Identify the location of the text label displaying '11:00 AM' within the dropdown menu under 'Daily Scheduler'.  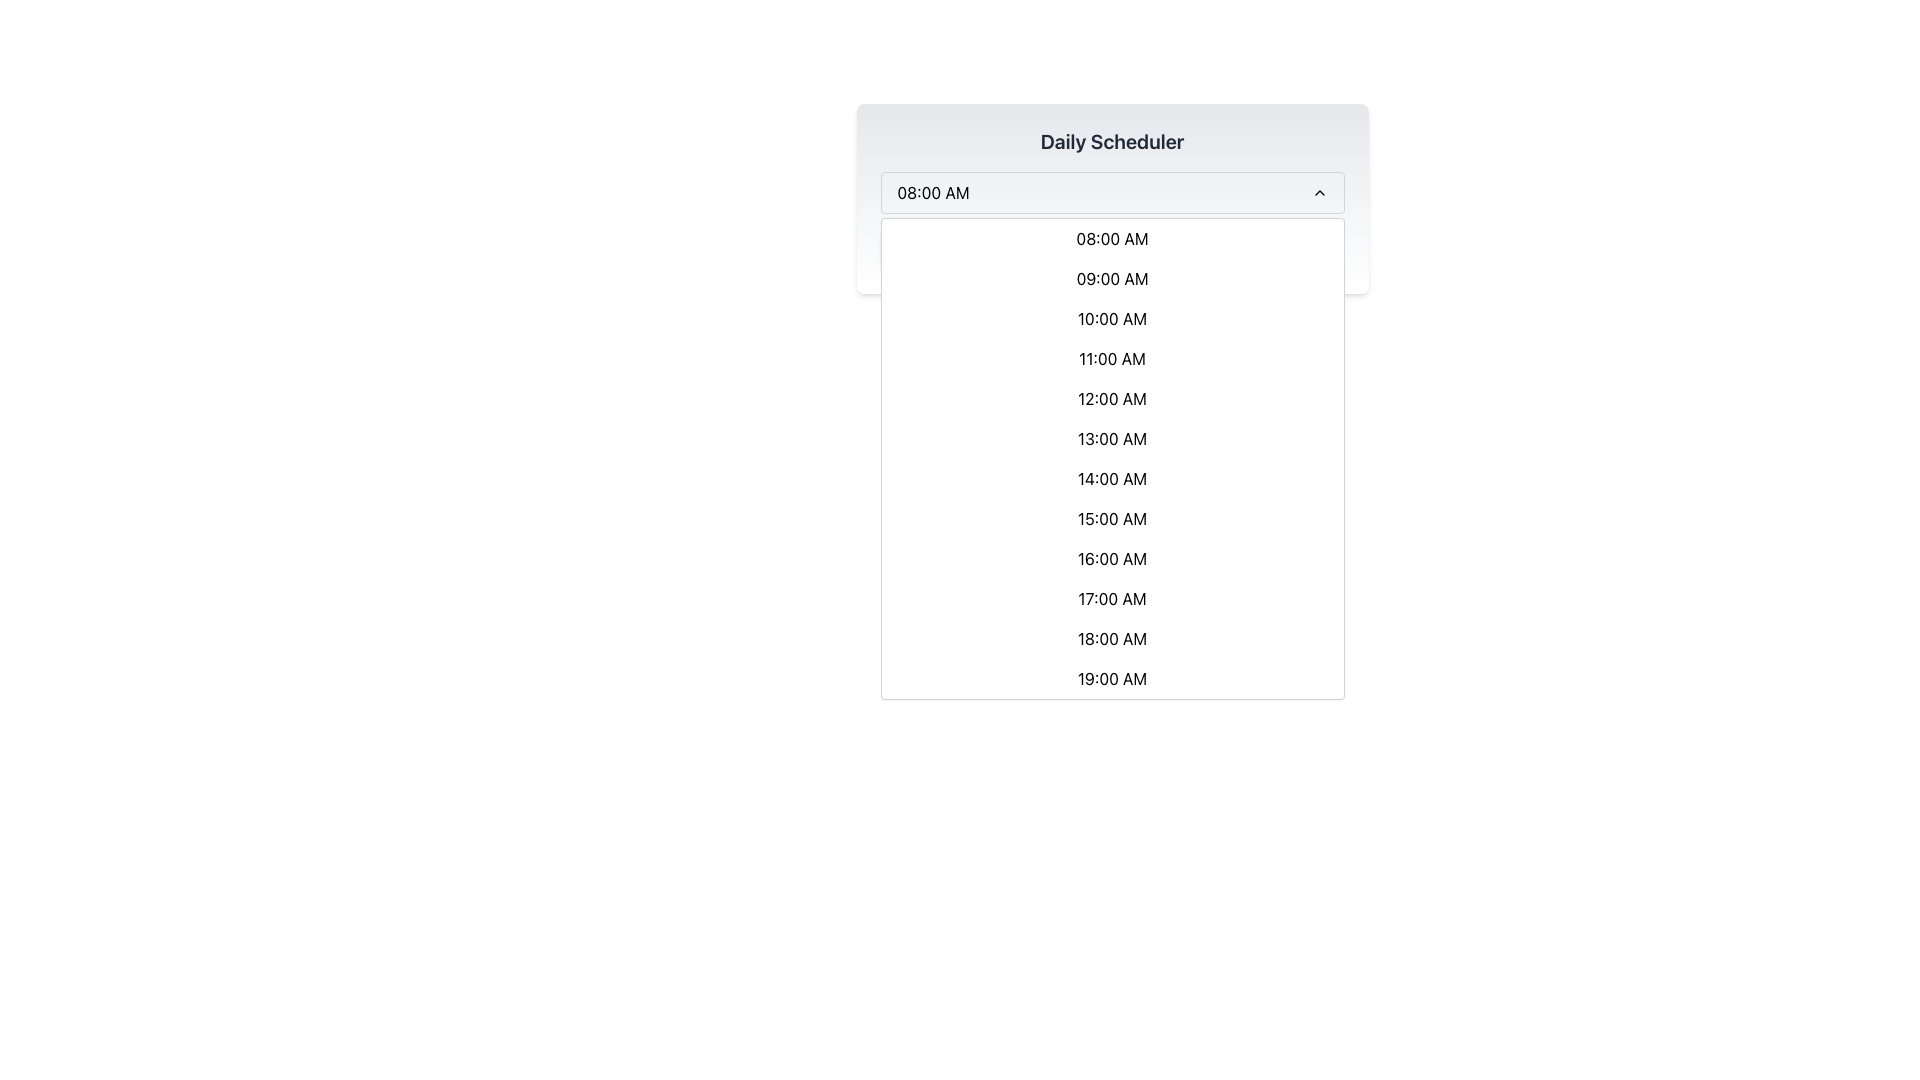
(1111, 357).